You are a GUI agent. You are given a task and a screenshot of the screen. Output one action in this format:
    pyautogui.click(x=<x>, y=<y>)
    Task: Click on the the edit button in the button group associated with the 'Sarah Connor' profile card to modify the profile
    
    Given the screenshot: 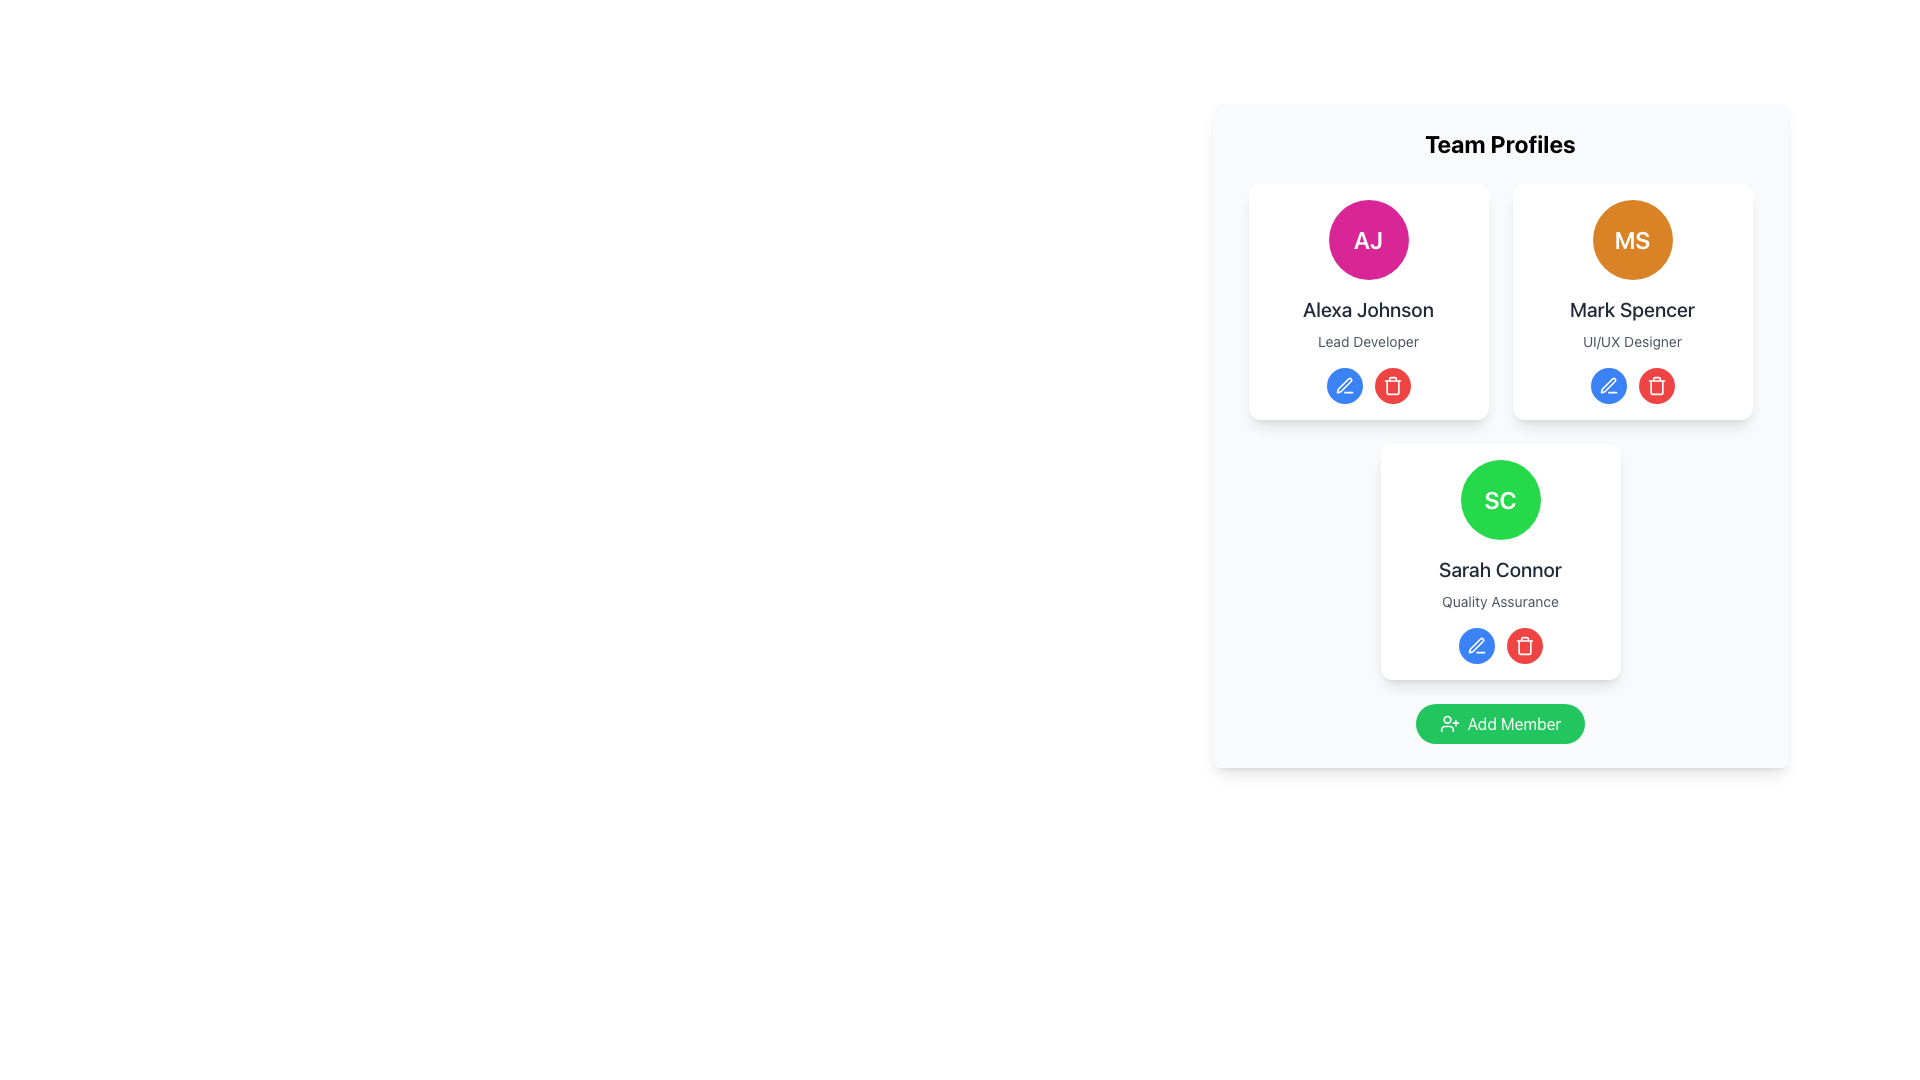 What is the action you would take?
    pyautogui.click(x=1500, y=645)
    